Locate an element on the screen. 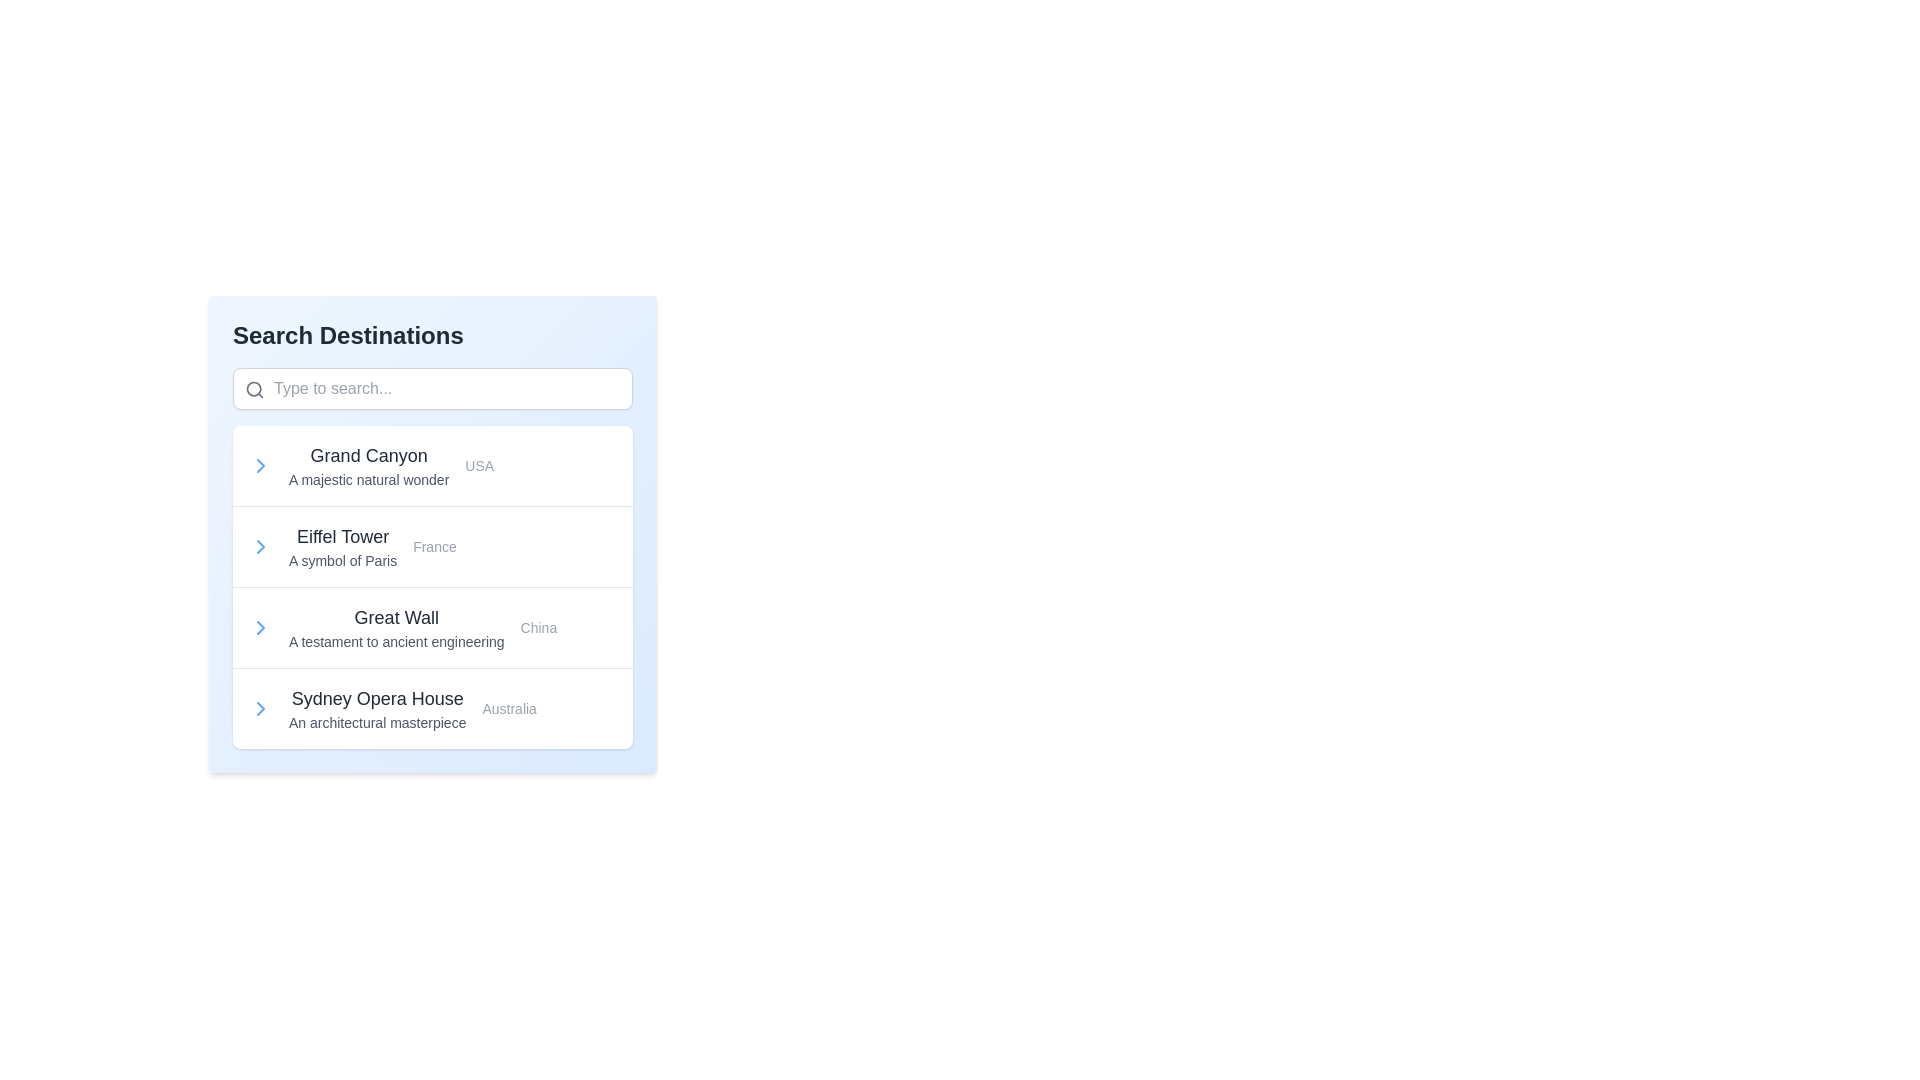 Image resolution: width=1920 pixels, height=1080 pixels. the text label that serves as the title or identifier for the first item in the list of destinations, positioned above the subtitle 'A majestic natural wonder' within the 'Search Destinations' sidebar is located at coordinates (369, 455).